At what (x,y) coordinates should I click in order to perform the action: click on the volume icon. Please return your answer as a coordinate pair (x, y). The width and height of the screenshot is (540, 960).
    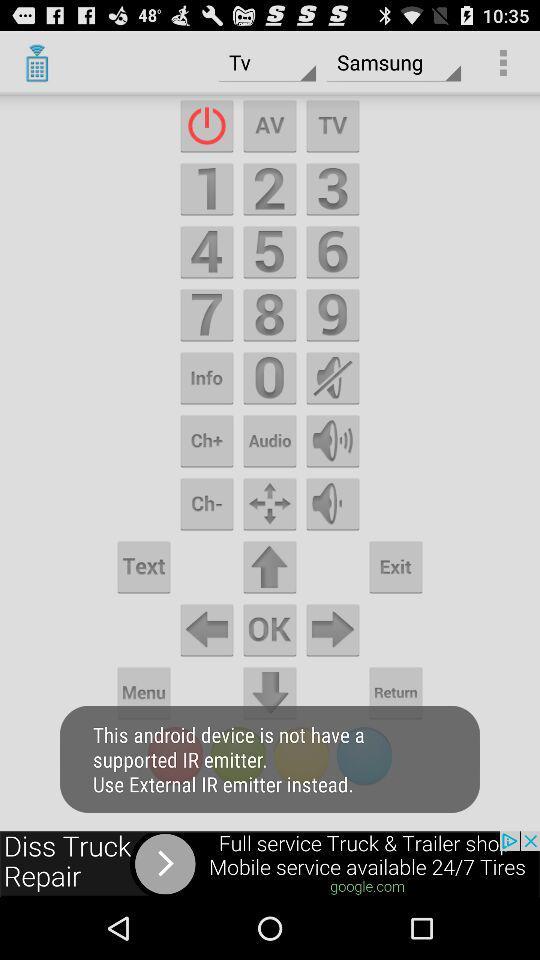
    Looking at the image, I should click on (333, 471).